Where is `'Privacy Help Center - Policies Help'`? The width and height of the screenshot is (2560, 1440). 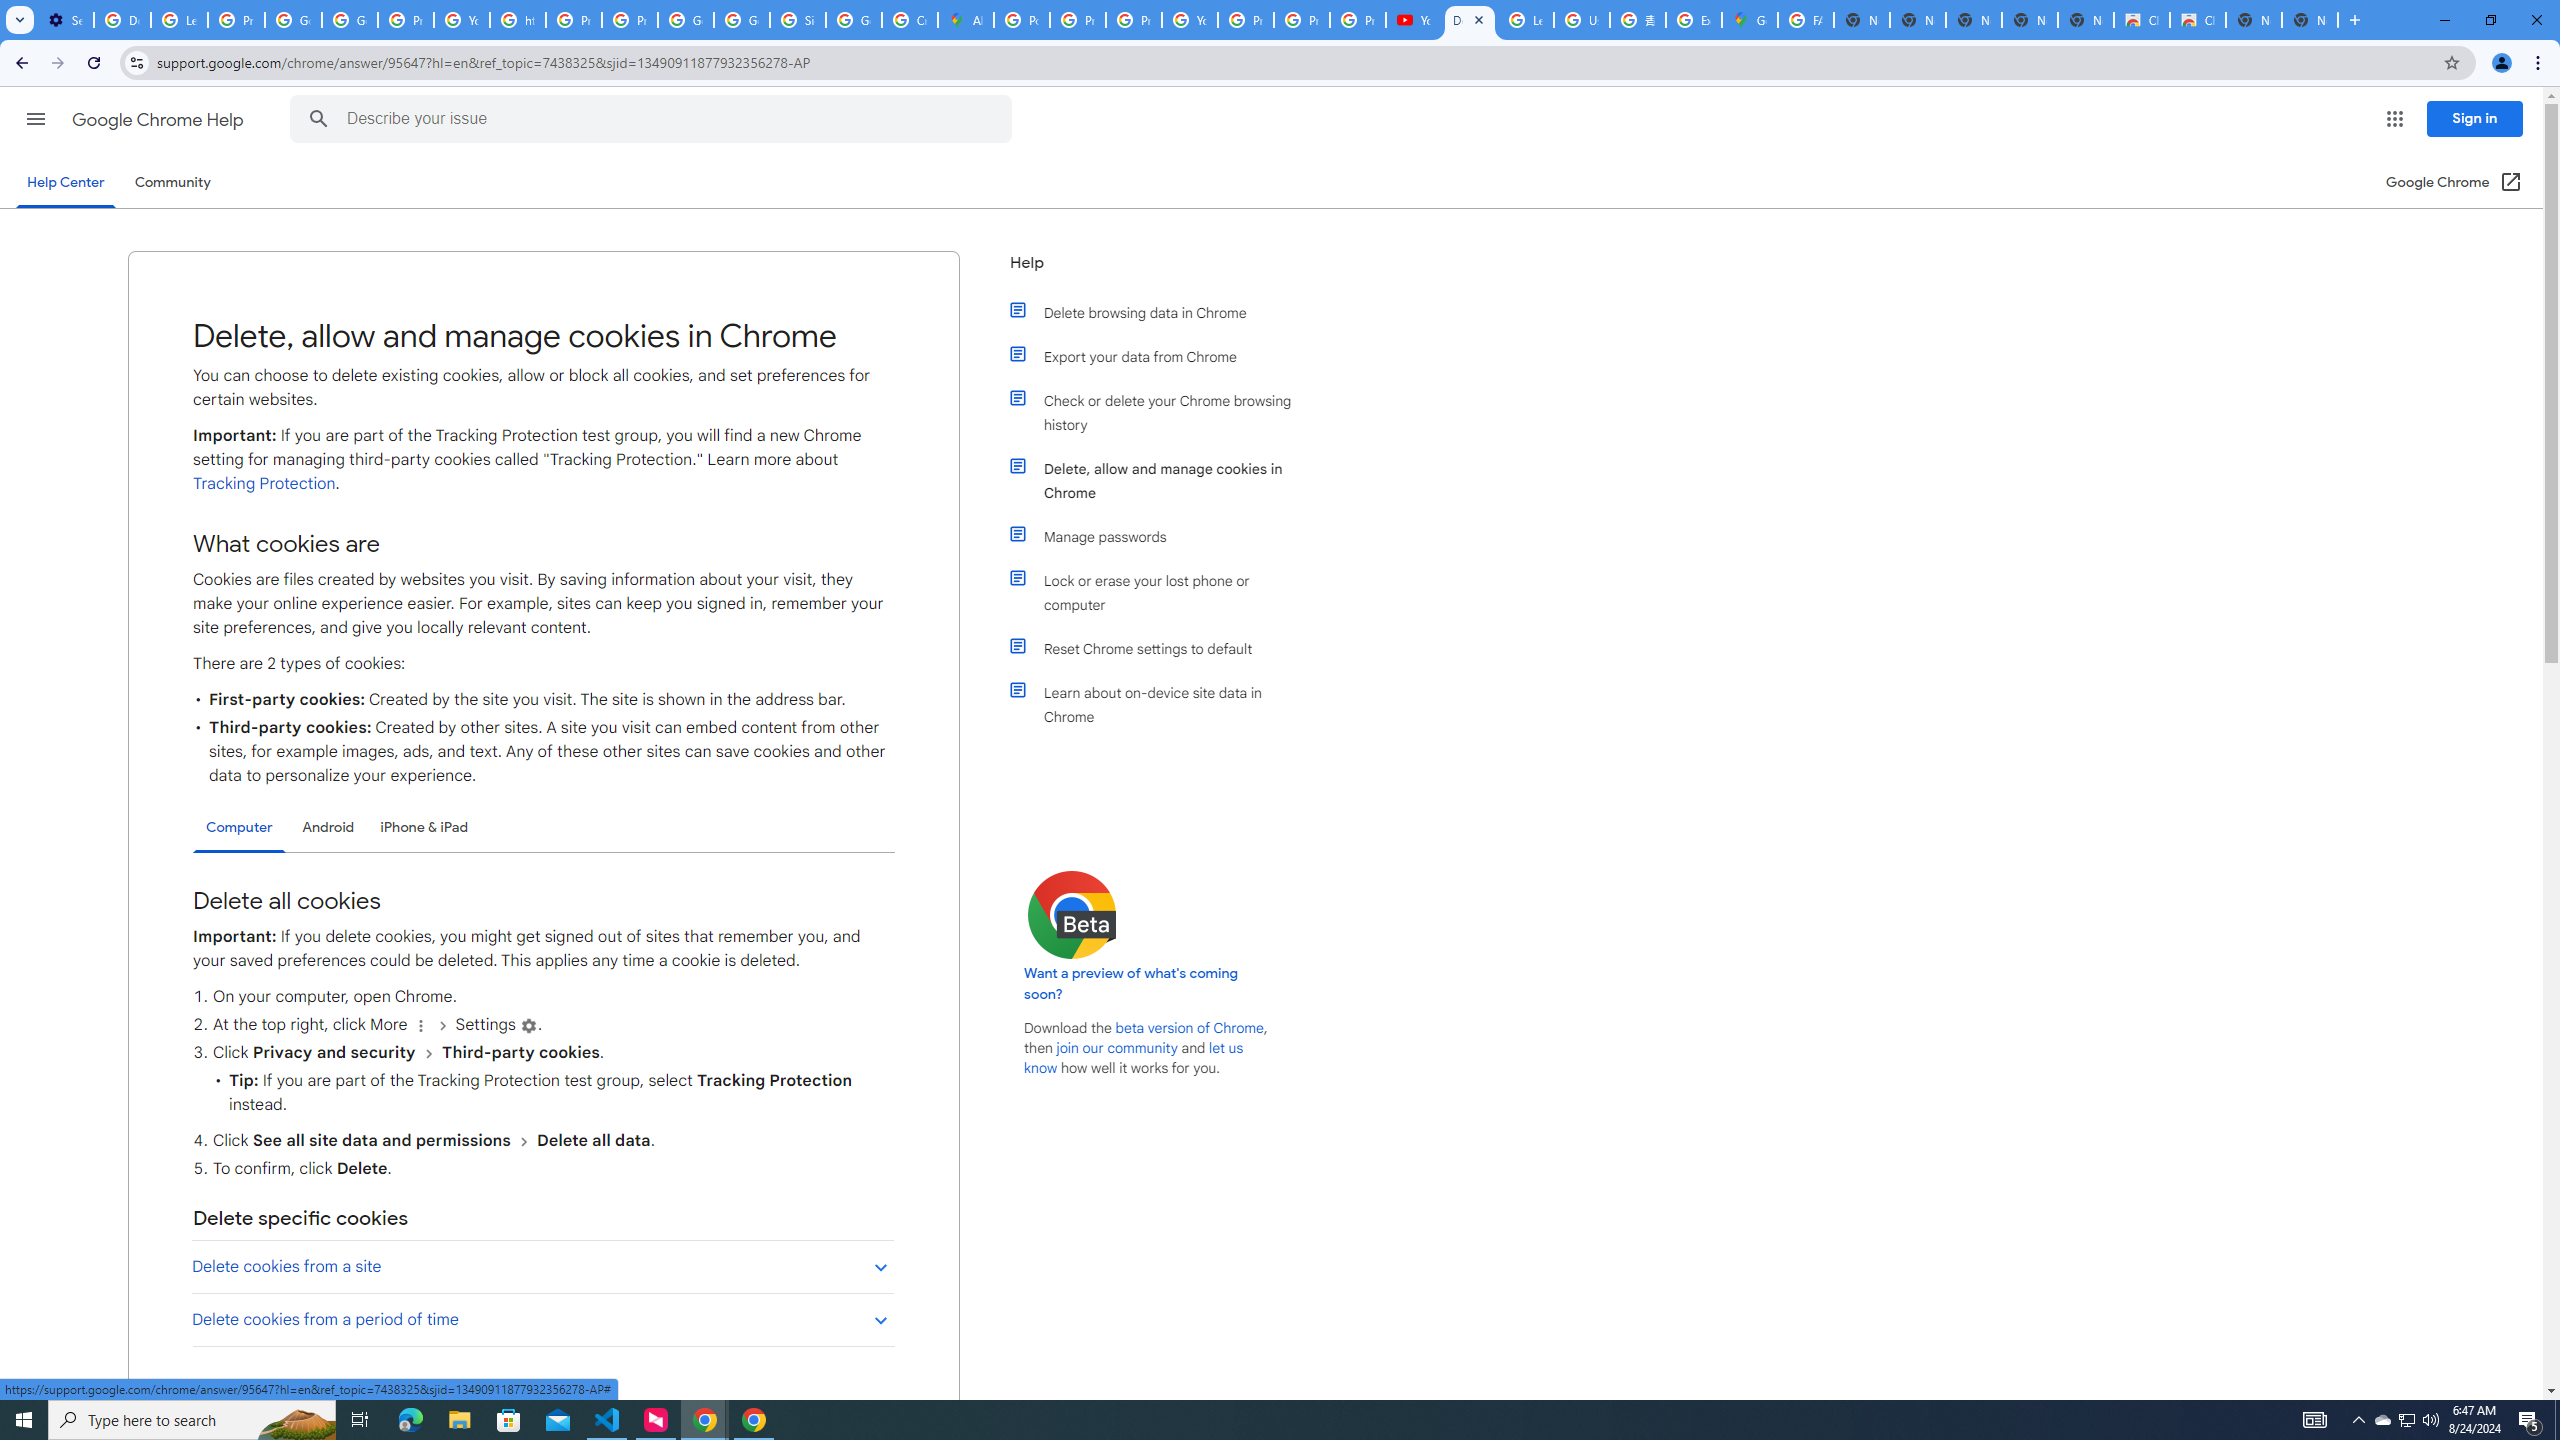
'Privacy Help Center - Policies Help' is located at coordinates (1133, 19).